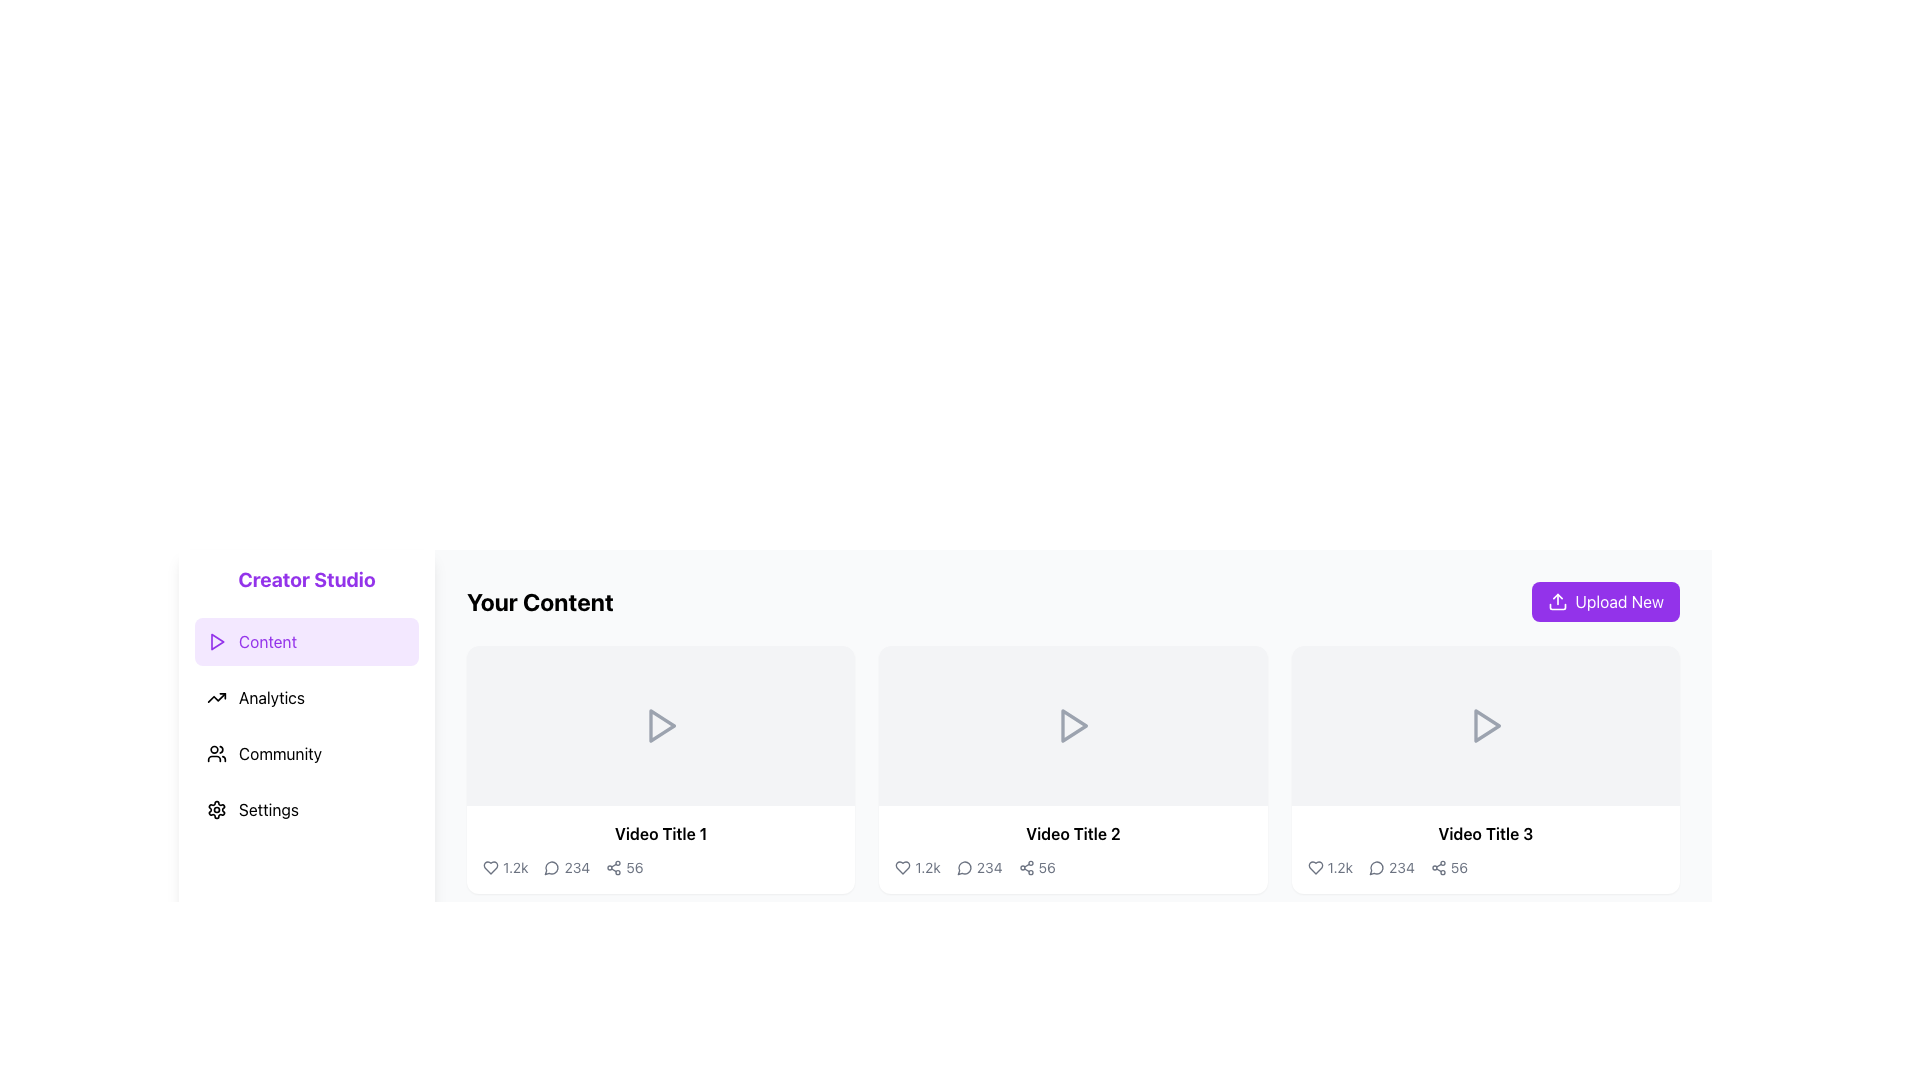 Image resolution: width=1920 pixels, height=1080 pixels. Describe the element at coordinates (613, 866) in the screenshot. I see `the Share Icon located to the left of the numerical label '56' beneath 'Video Title 1' to initiate the share action` at that location.